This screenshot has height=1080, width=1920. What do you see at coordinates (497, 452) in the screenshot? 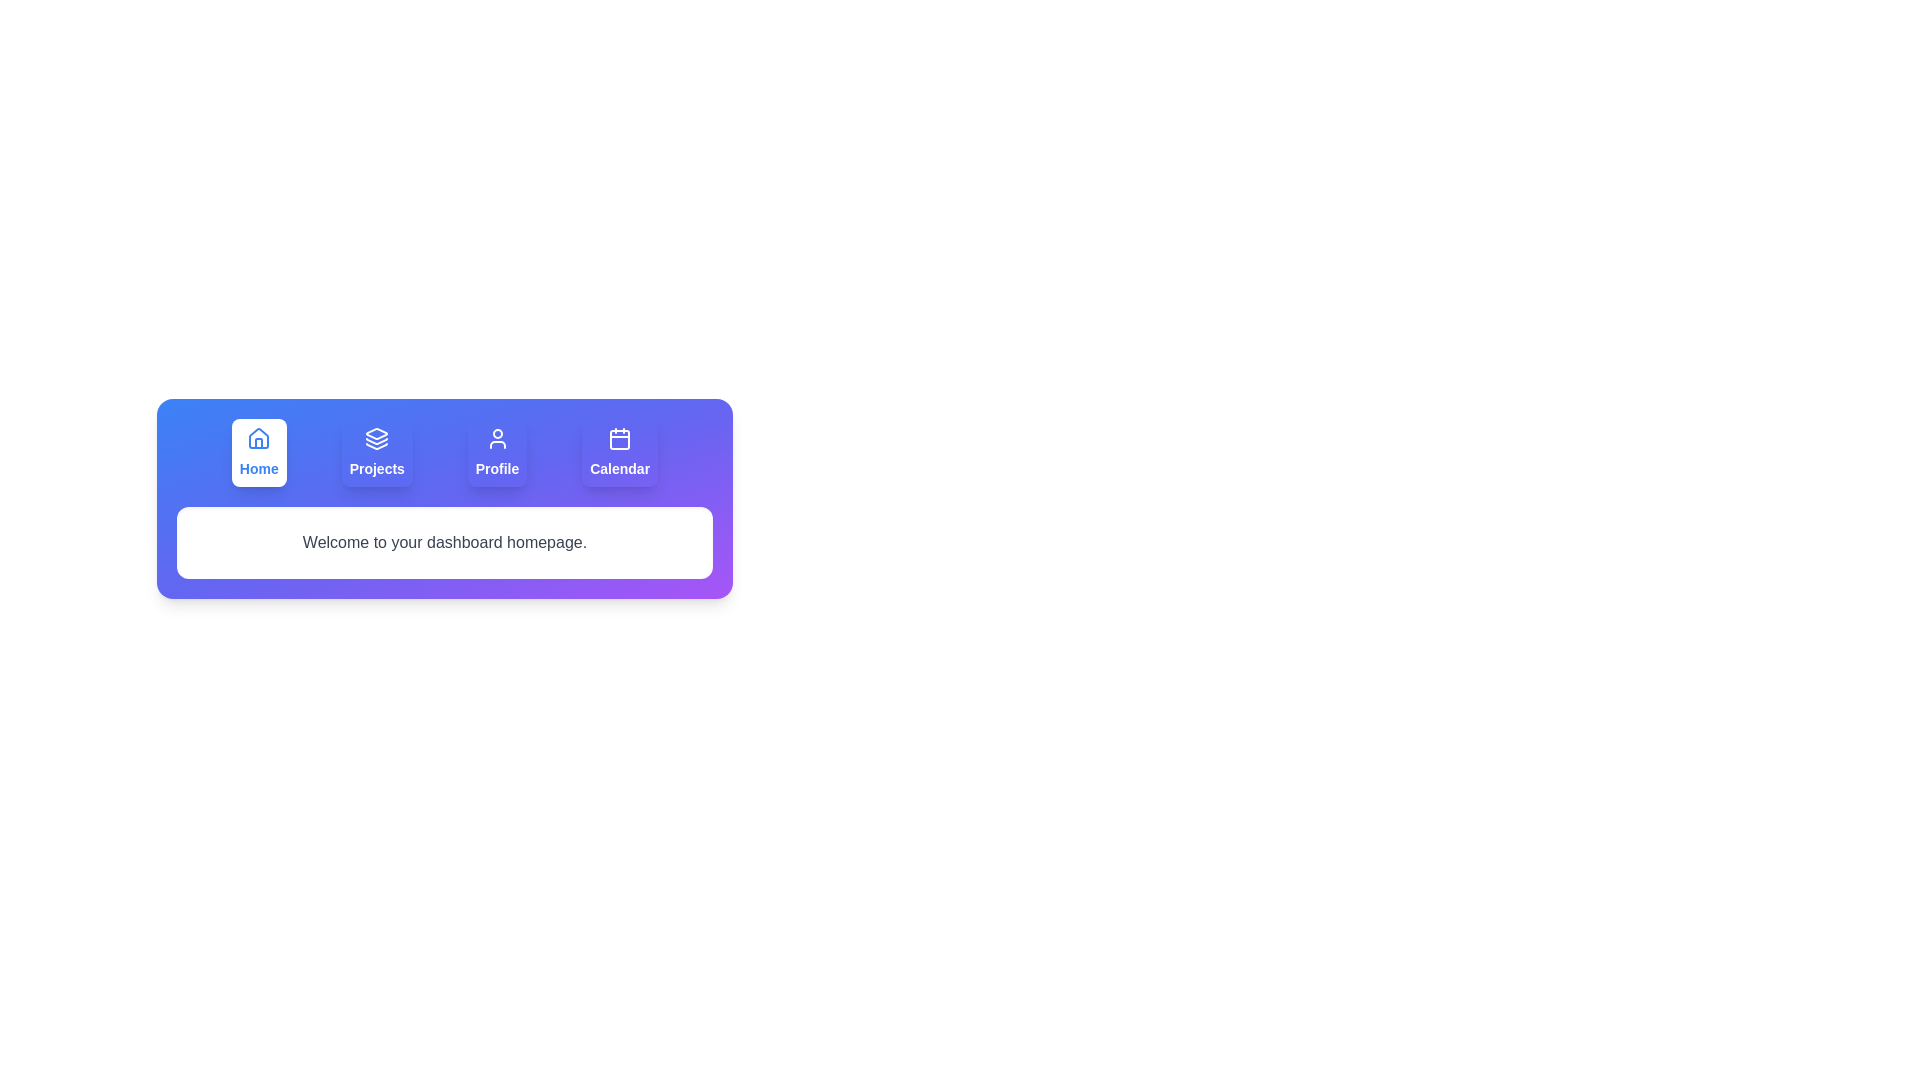
I see `the Profile tab by clicking on its corresponding button` at bounding box center [497, 452].